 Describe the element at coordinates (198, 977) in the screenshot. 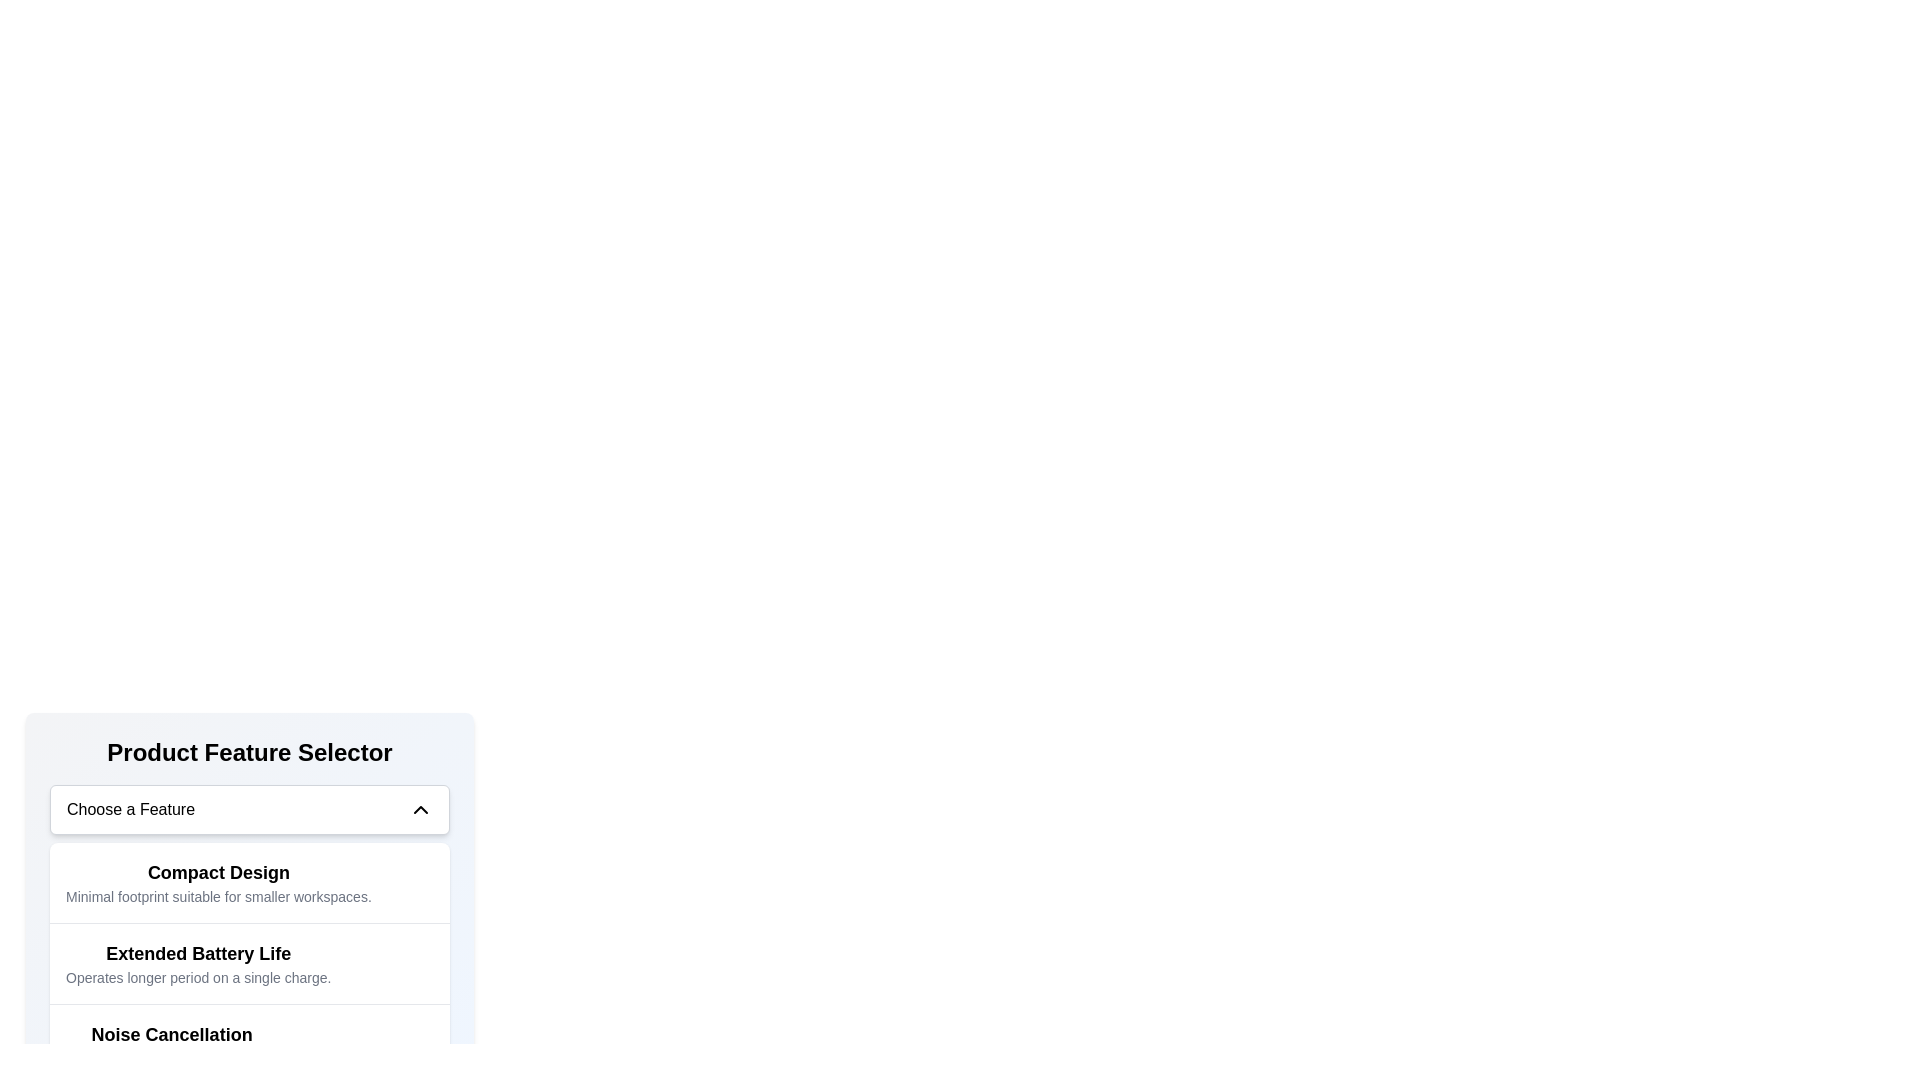

I see `descriptive Text Label located below the 'Extended Battery Life' heading in the 'Product Feature Selector' section` at that location.